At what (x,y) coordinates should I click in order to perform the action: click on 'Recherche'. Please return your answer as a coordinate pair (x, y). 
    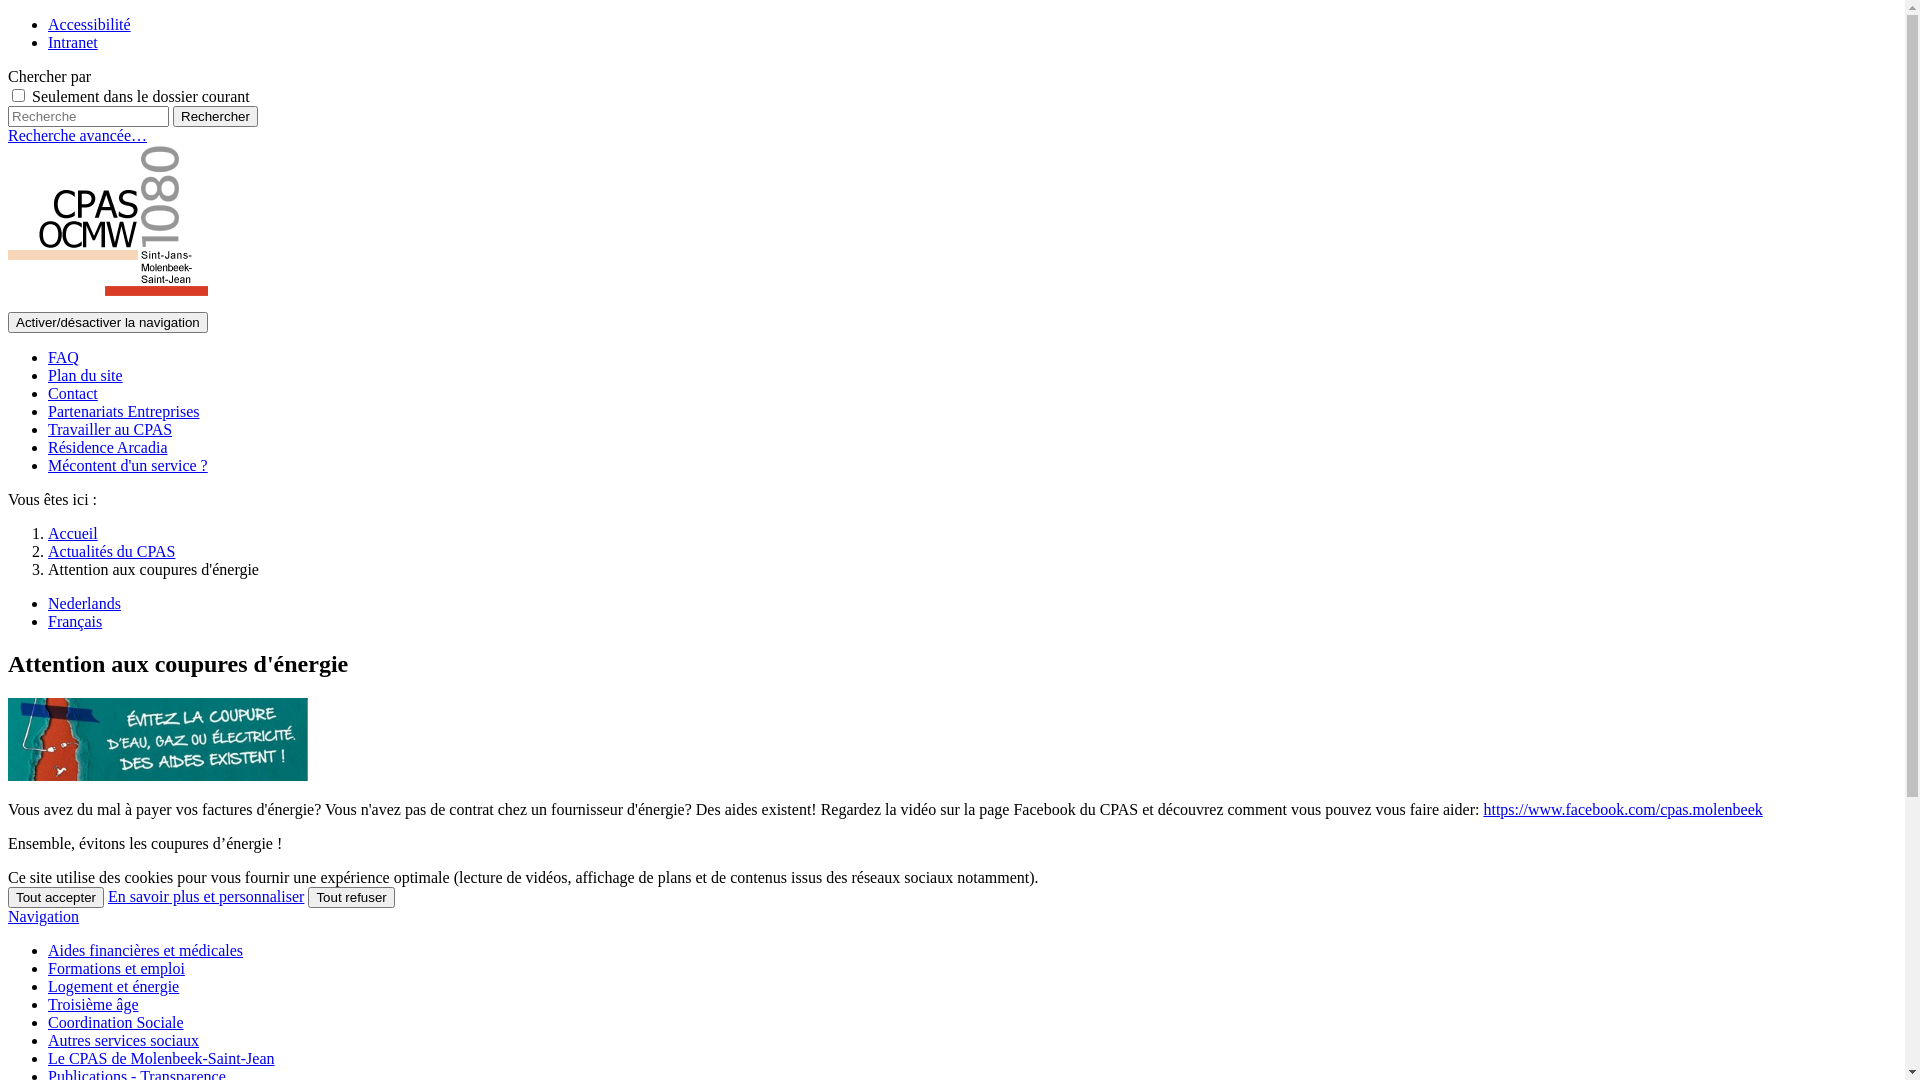
    Looking at the image, I should click on (87, 116).